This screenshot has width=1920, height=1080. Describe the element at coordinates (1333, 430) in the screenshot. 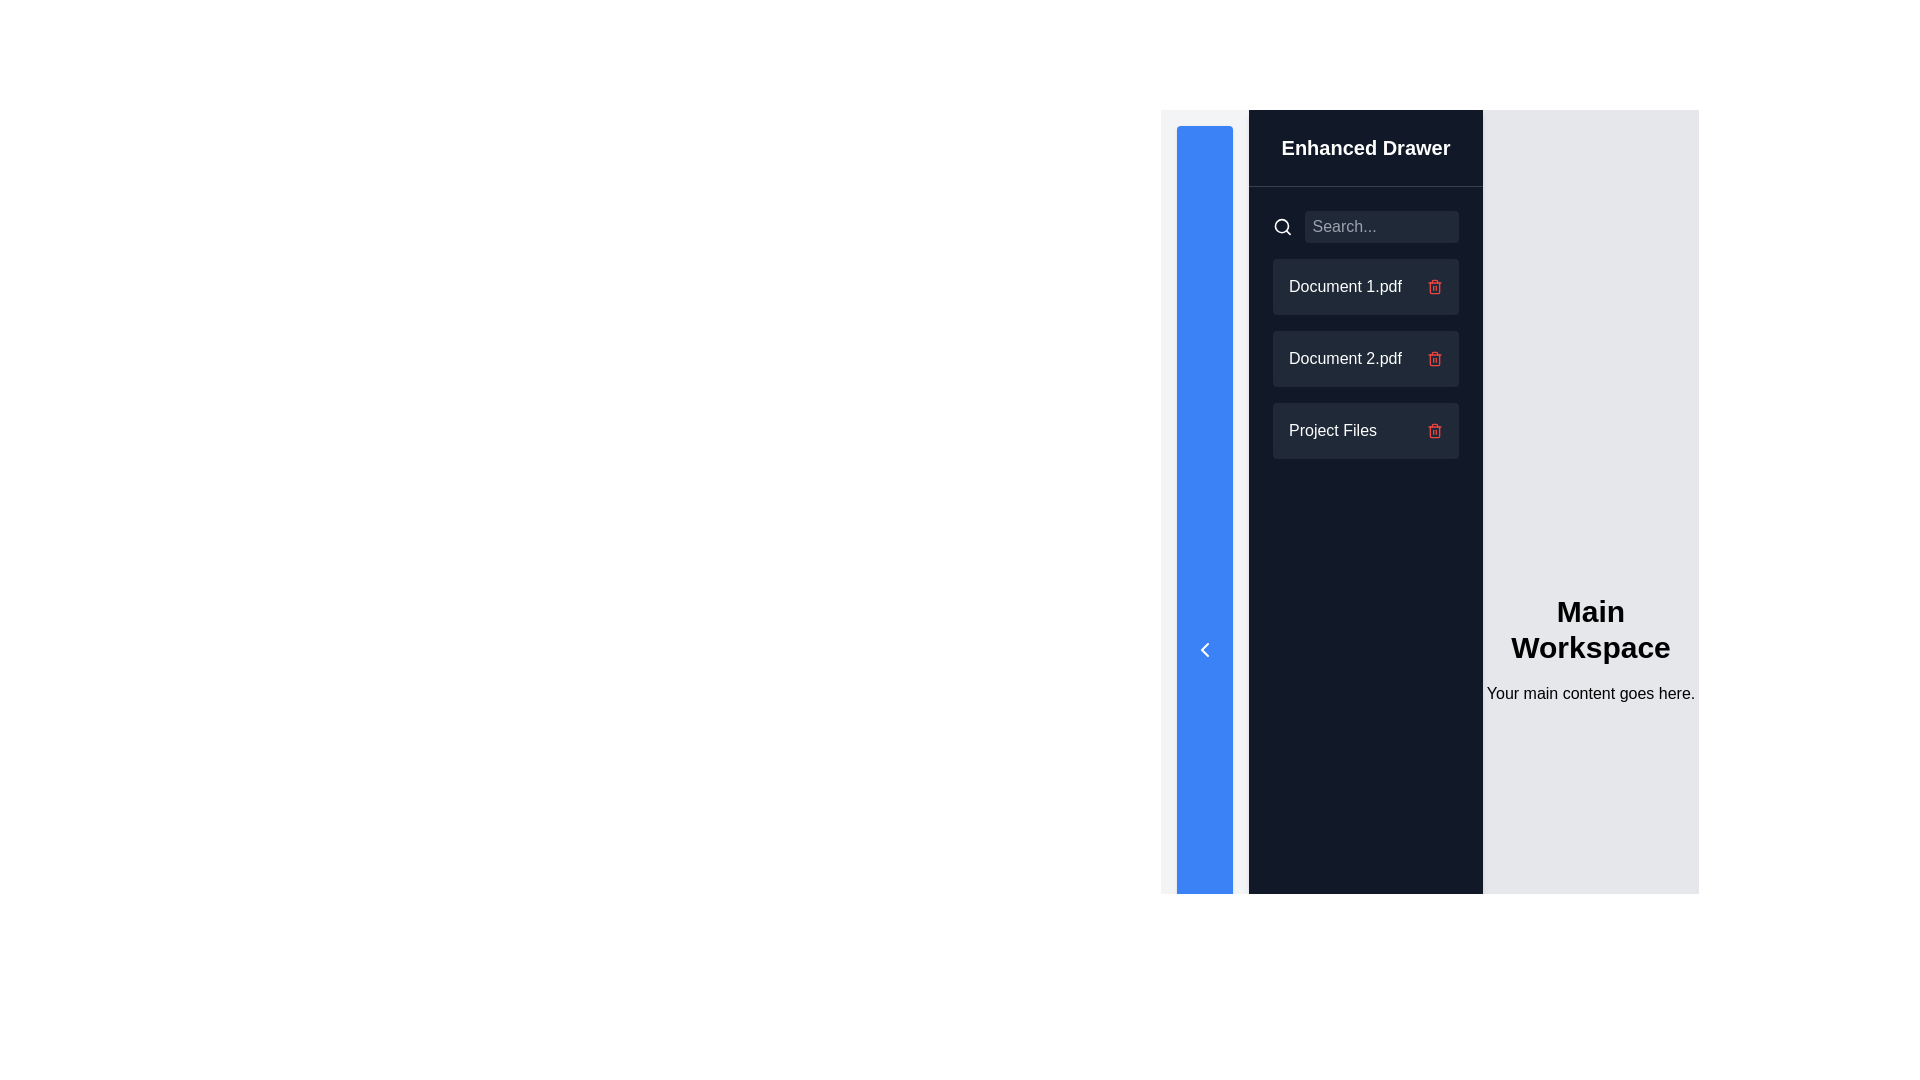

I see `the third label in the 'Enhanced Drawer' section of the left drawer interface, which represents project files` at that location.